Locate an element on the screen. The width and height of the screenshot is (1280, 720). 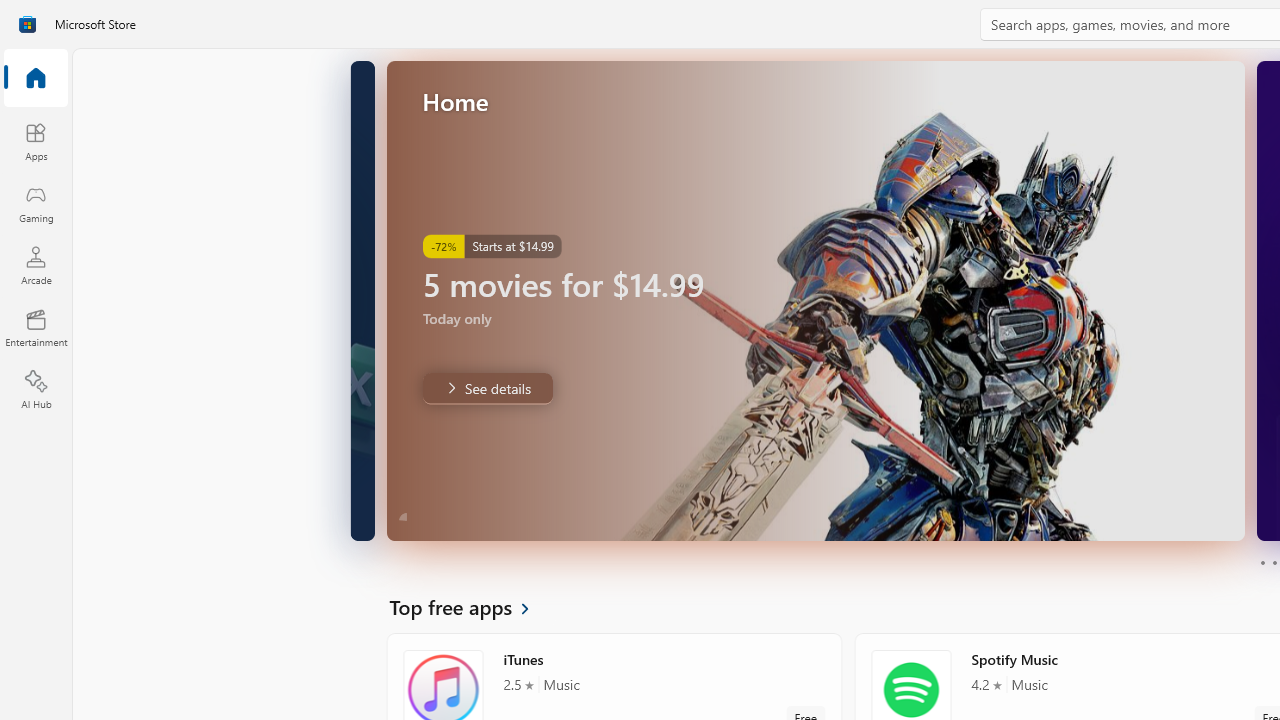
'Page 2' is located at coordinates (1273, 563).